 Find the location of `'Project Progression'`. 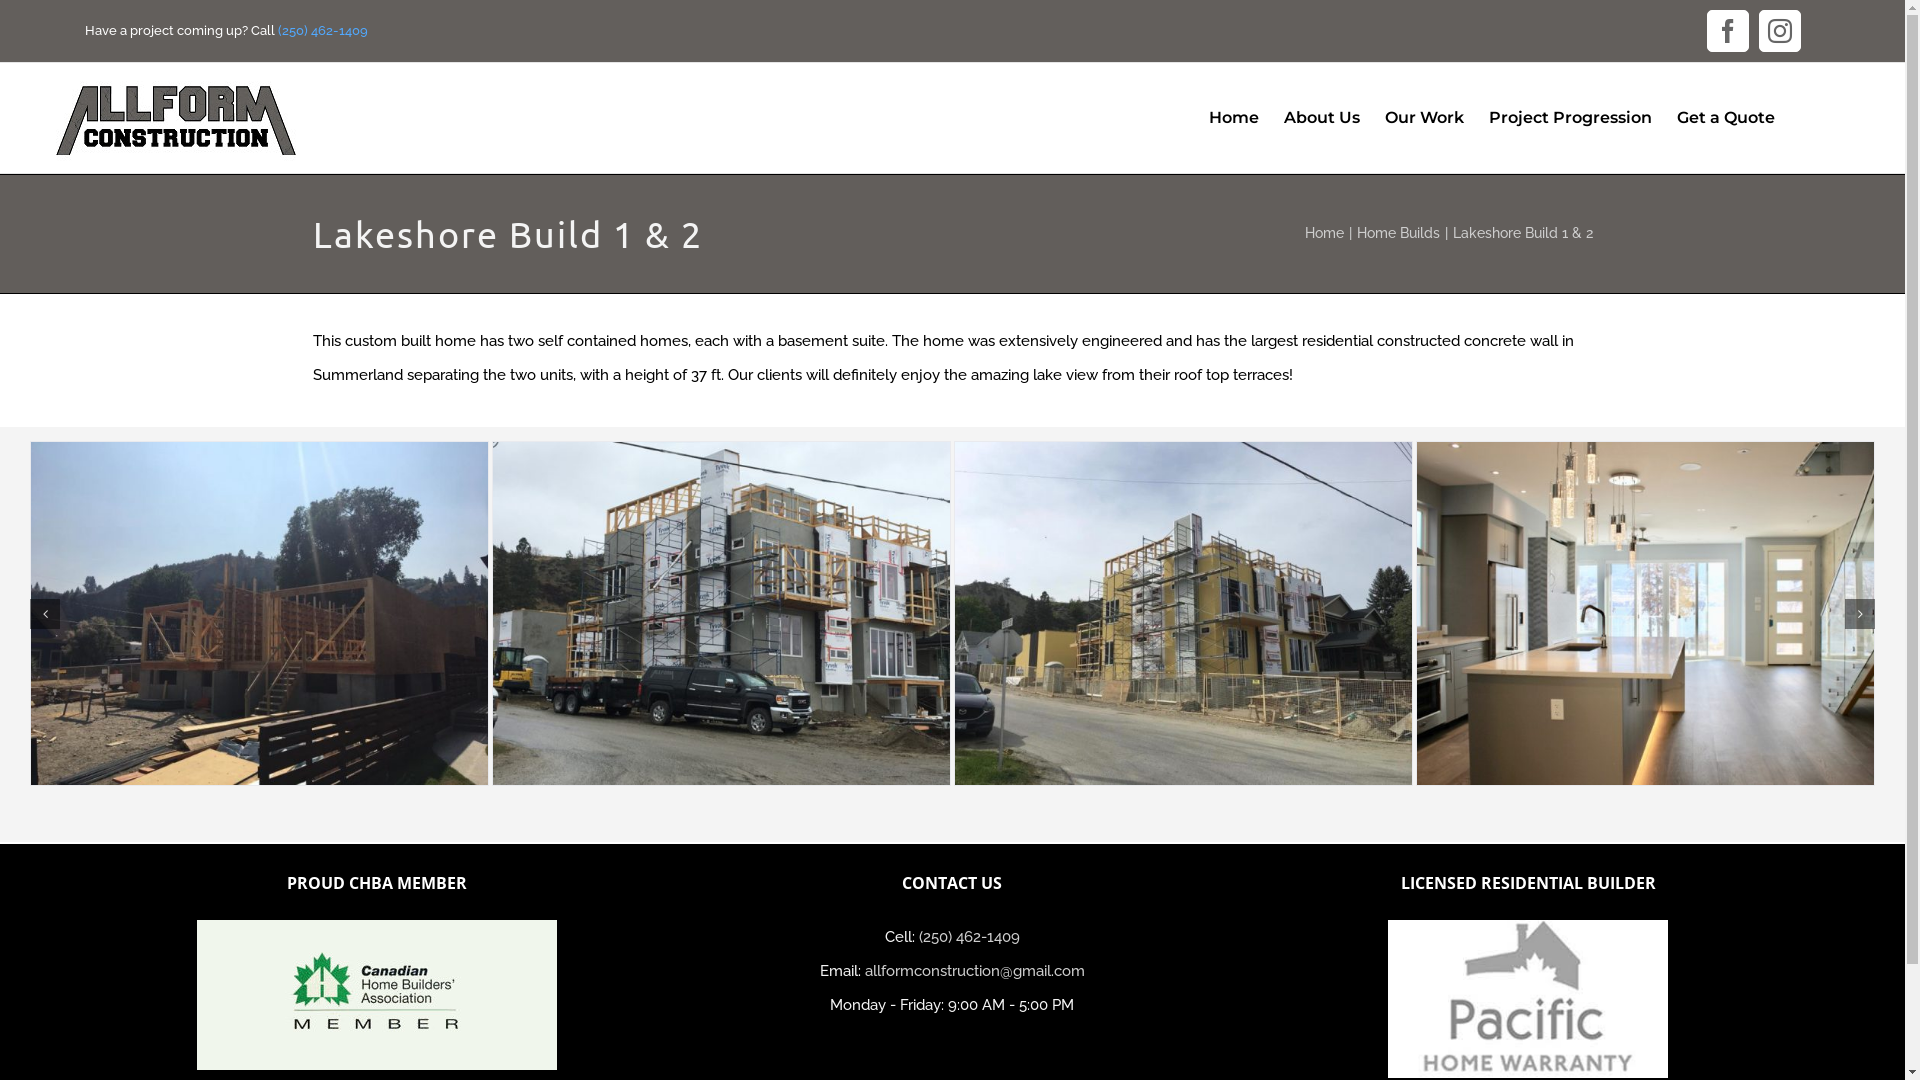

'Project Progression' is located at coordinates (1569, 118).